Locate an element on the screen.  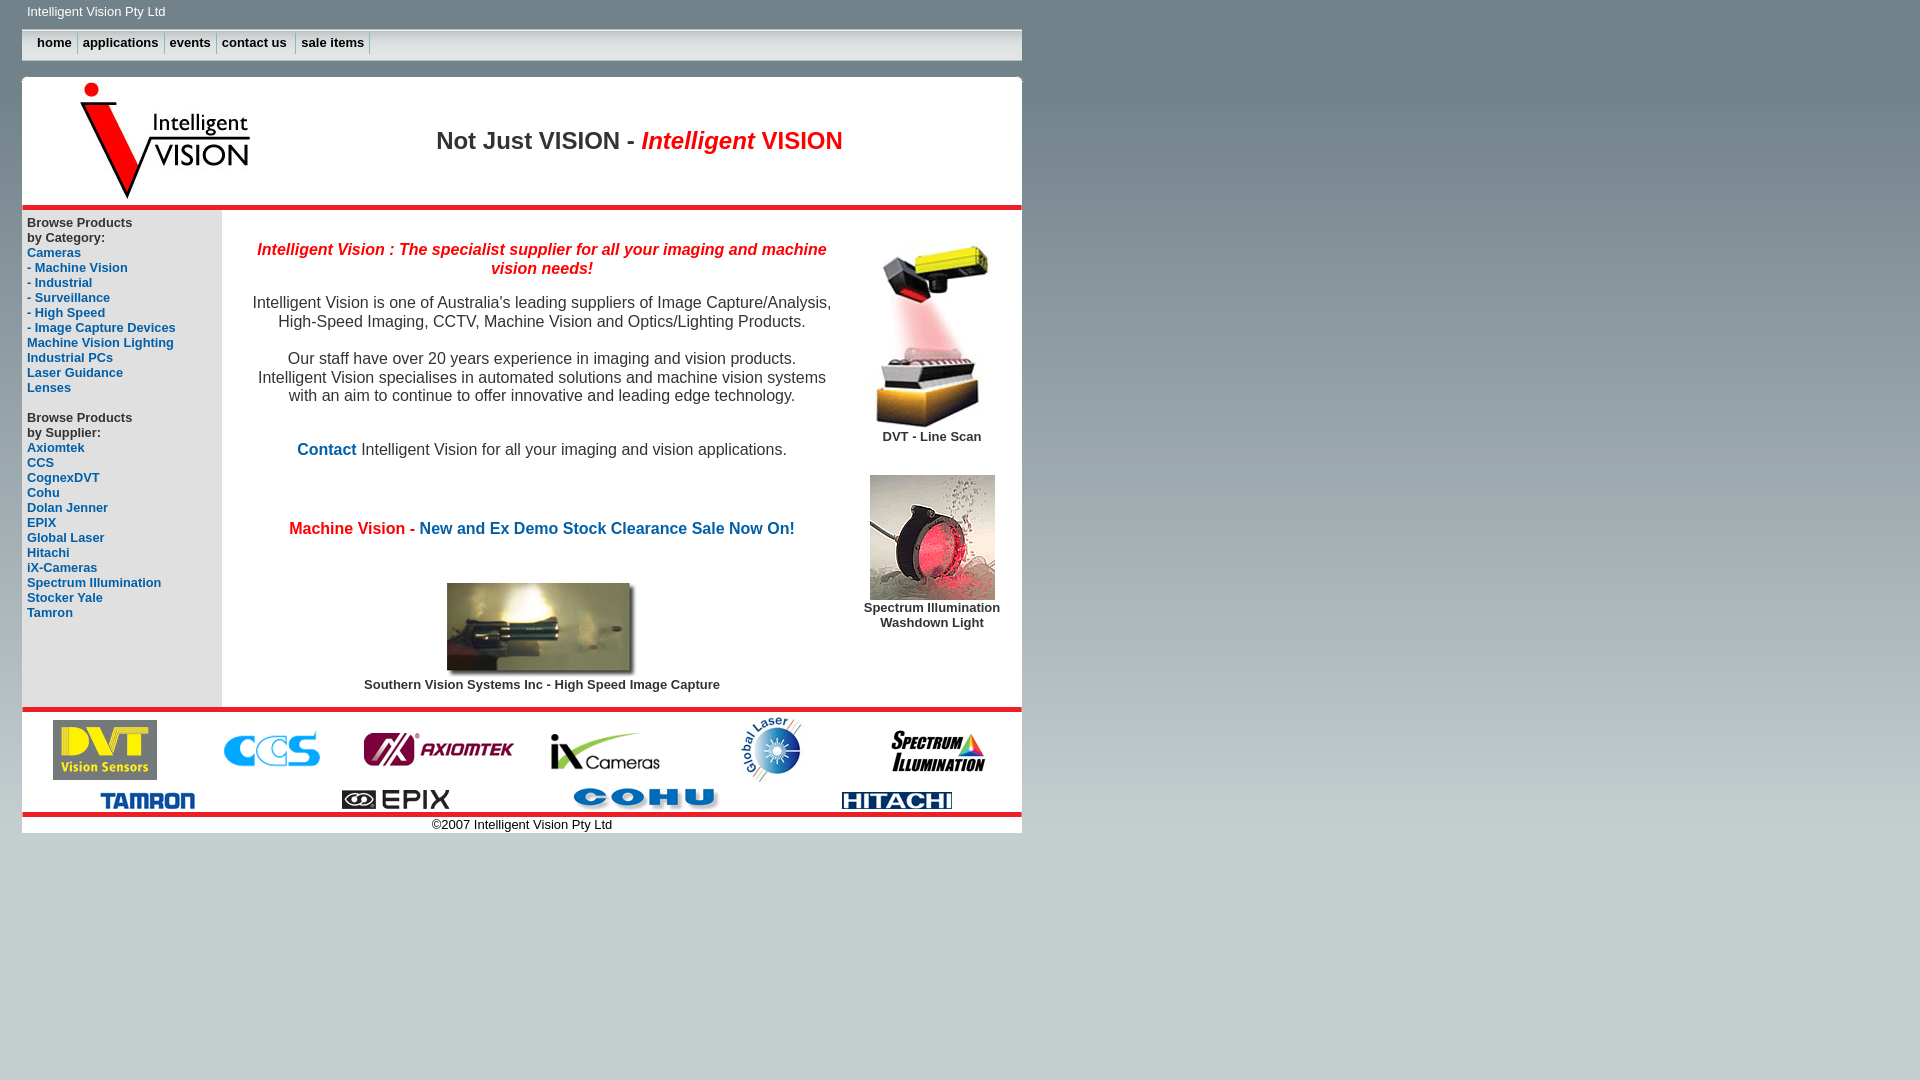
'Cohu' is located at coordinates (43, 492).